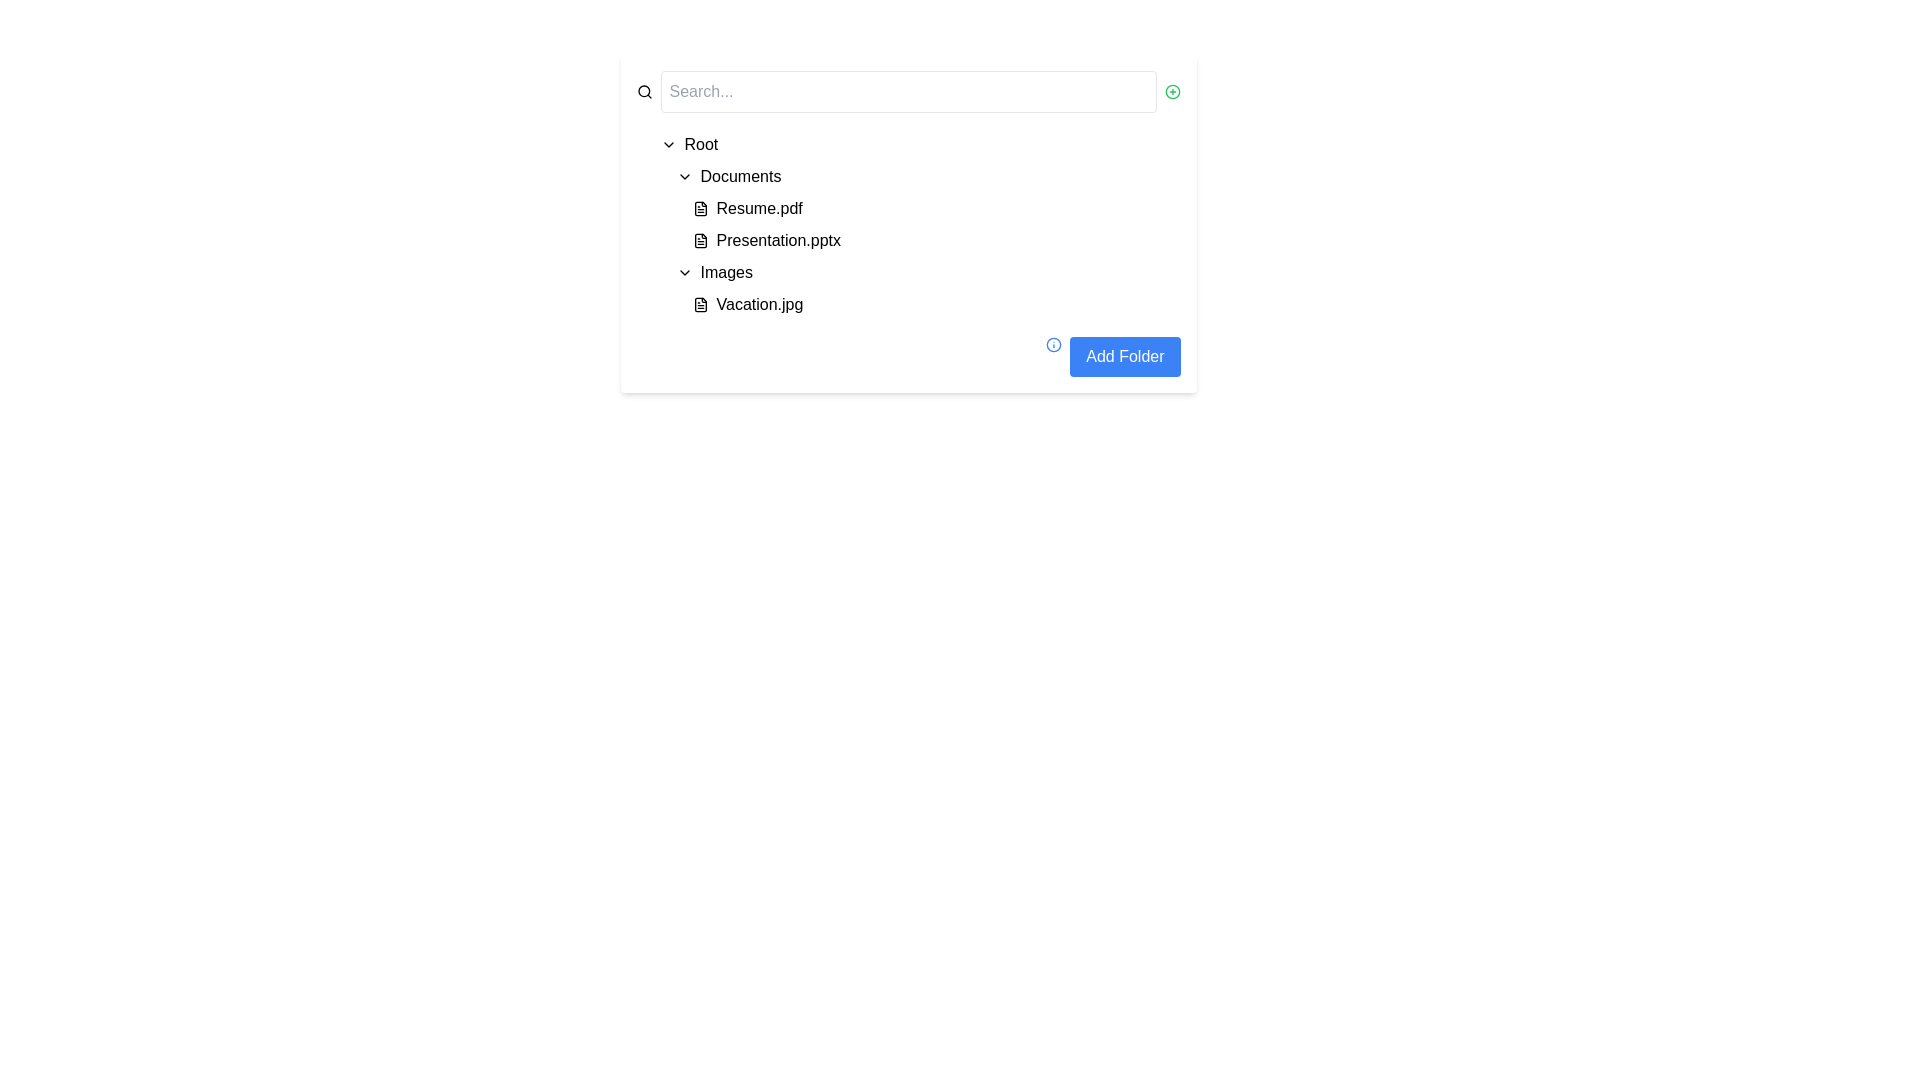 This screenshot has height=1080, width=1920. Describe the element at coordinates (684, 273) in the screenshot. I see `the chevron icon` at that location.